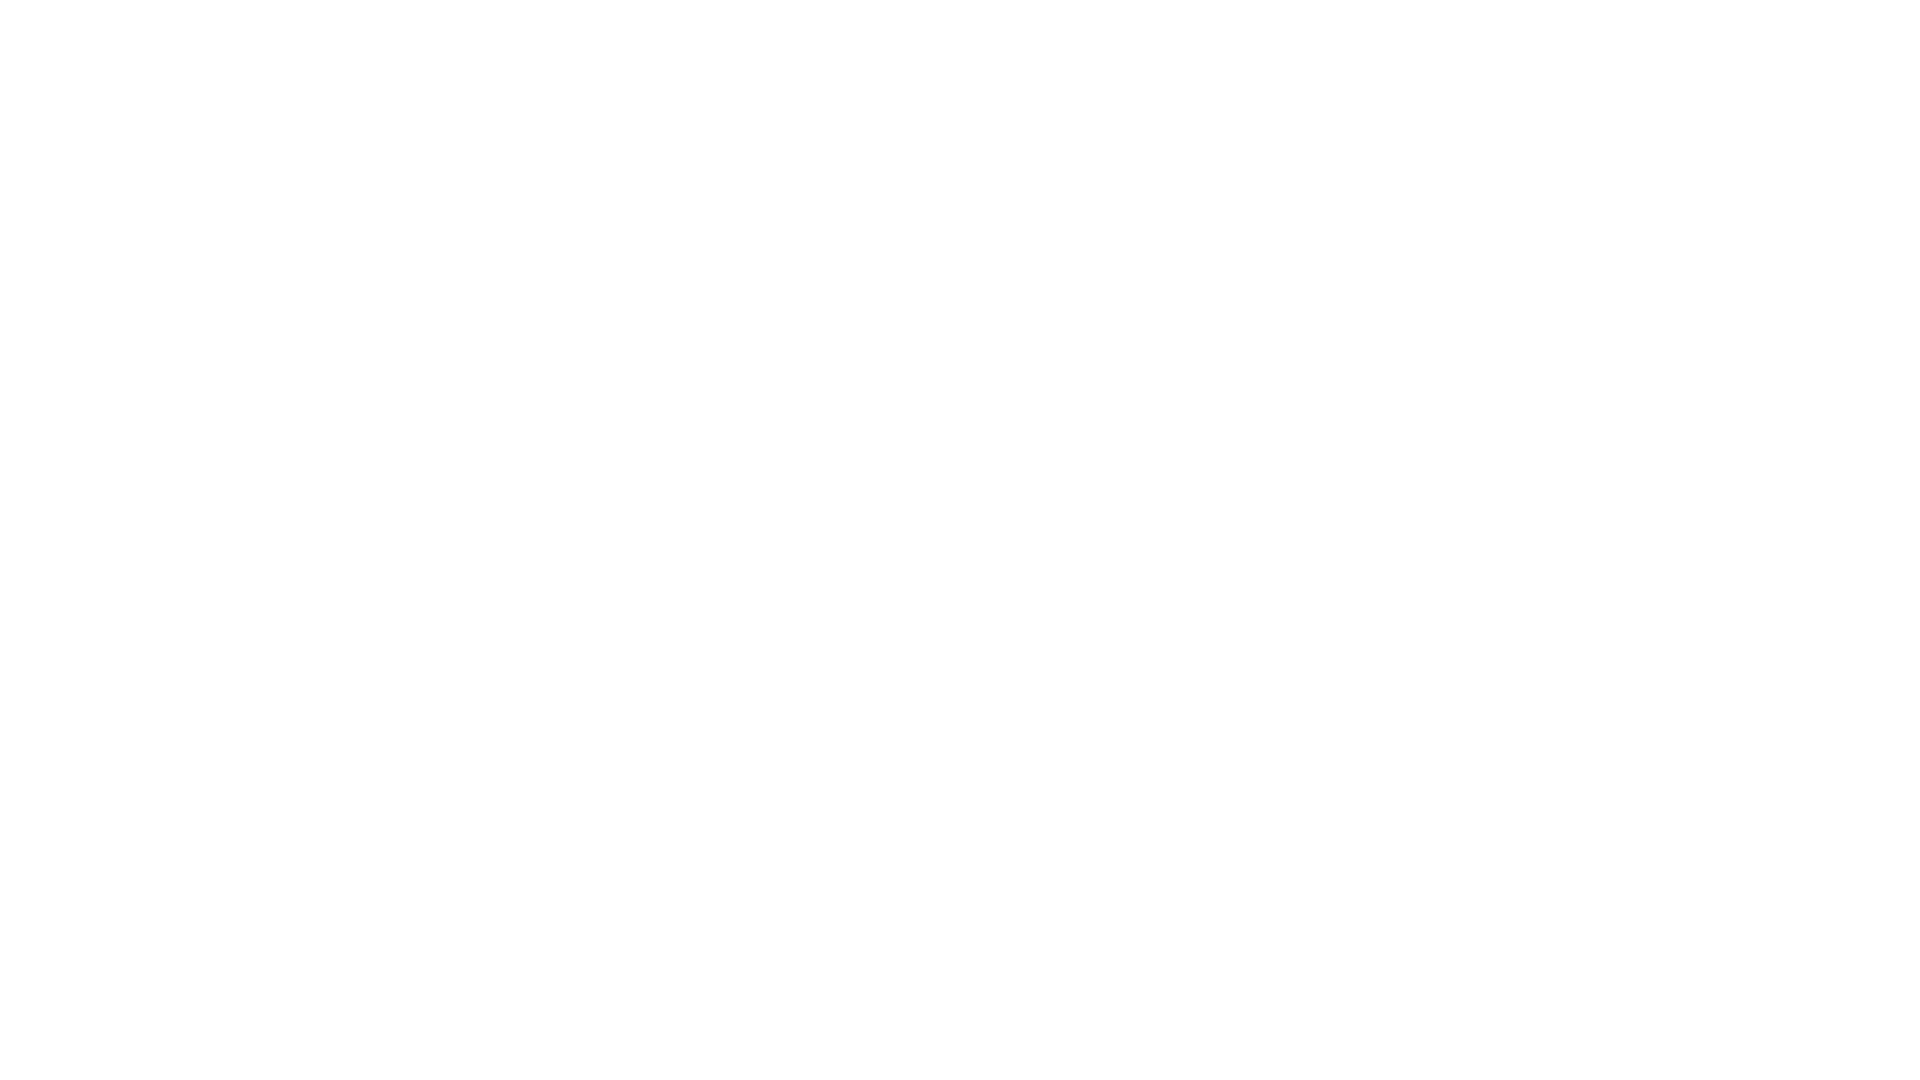 The height and width of the screenshot is (1080, 1920). Describe the element at coordinates (1715, 947) in the screenshot. I see `Accept All Cookies` at that location.